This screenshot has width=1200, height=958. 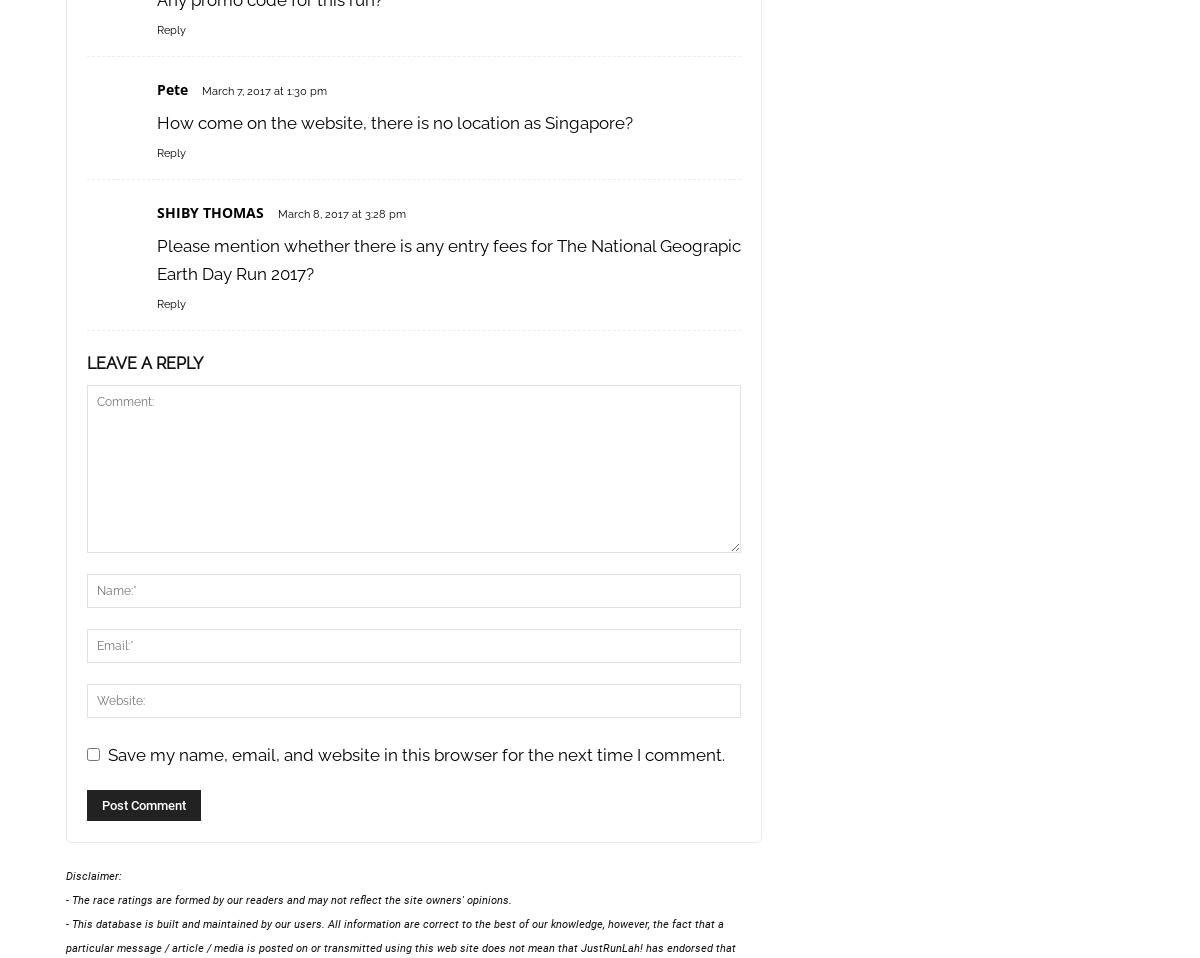 I want to click on 'Pete', so click(x=171, y=89).